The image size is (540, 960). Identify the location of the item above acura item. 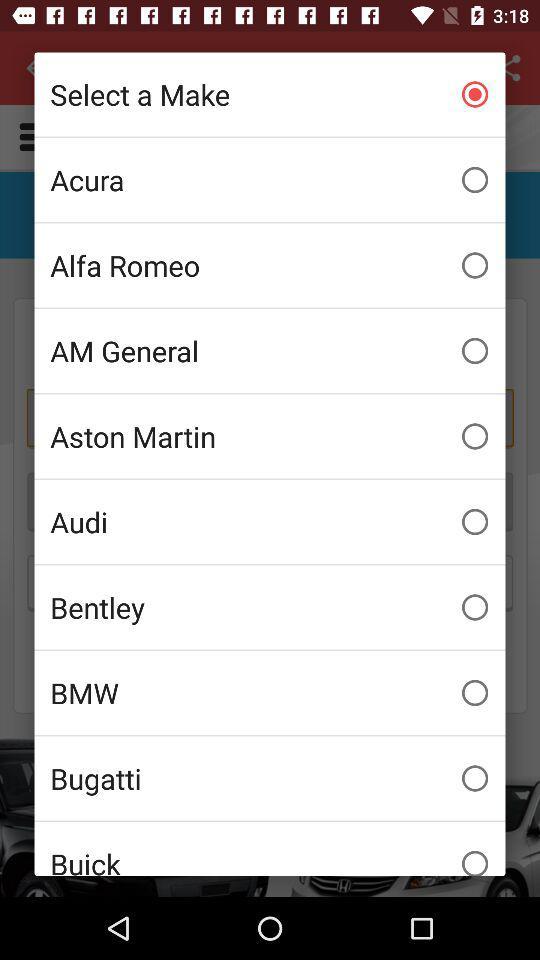
(270, 94).